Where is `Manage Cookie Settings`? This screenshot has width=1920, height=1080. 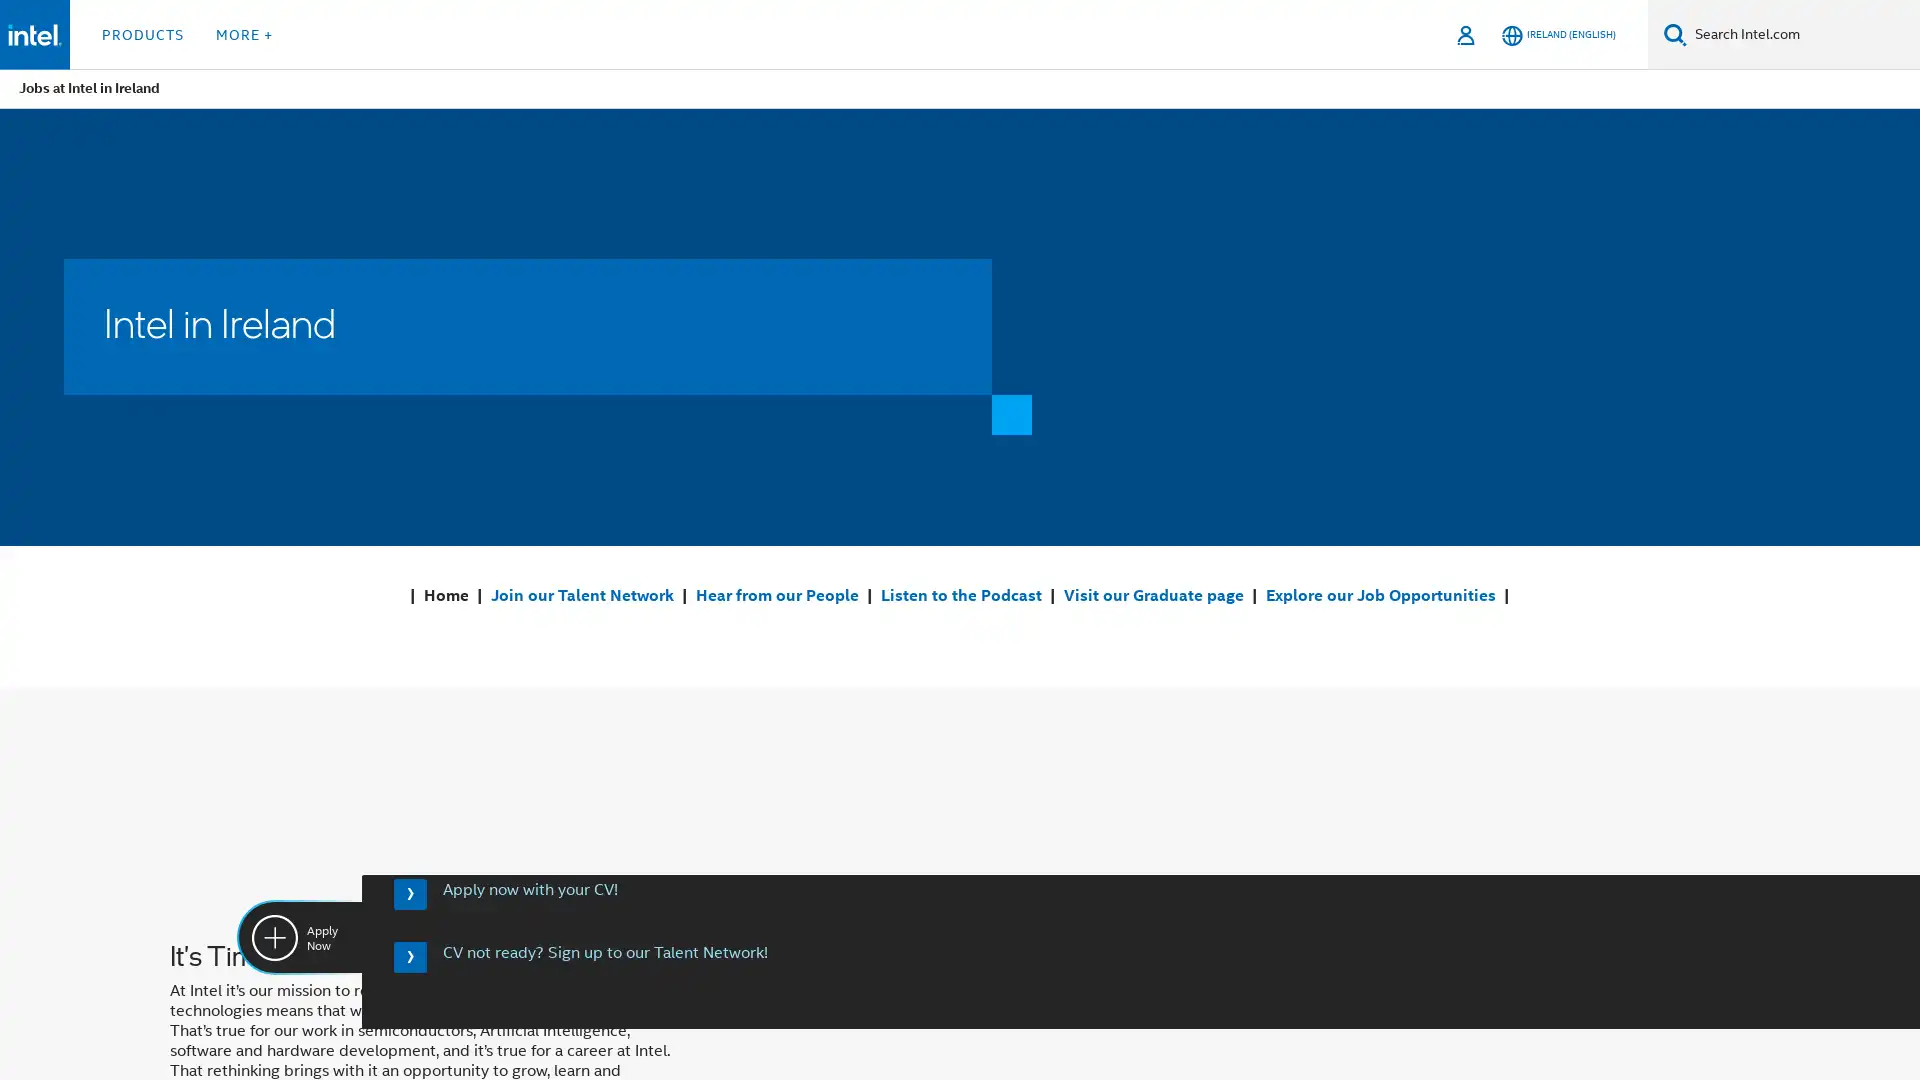
Manage Cookie Settings is located at coordinates (1539, 1021).